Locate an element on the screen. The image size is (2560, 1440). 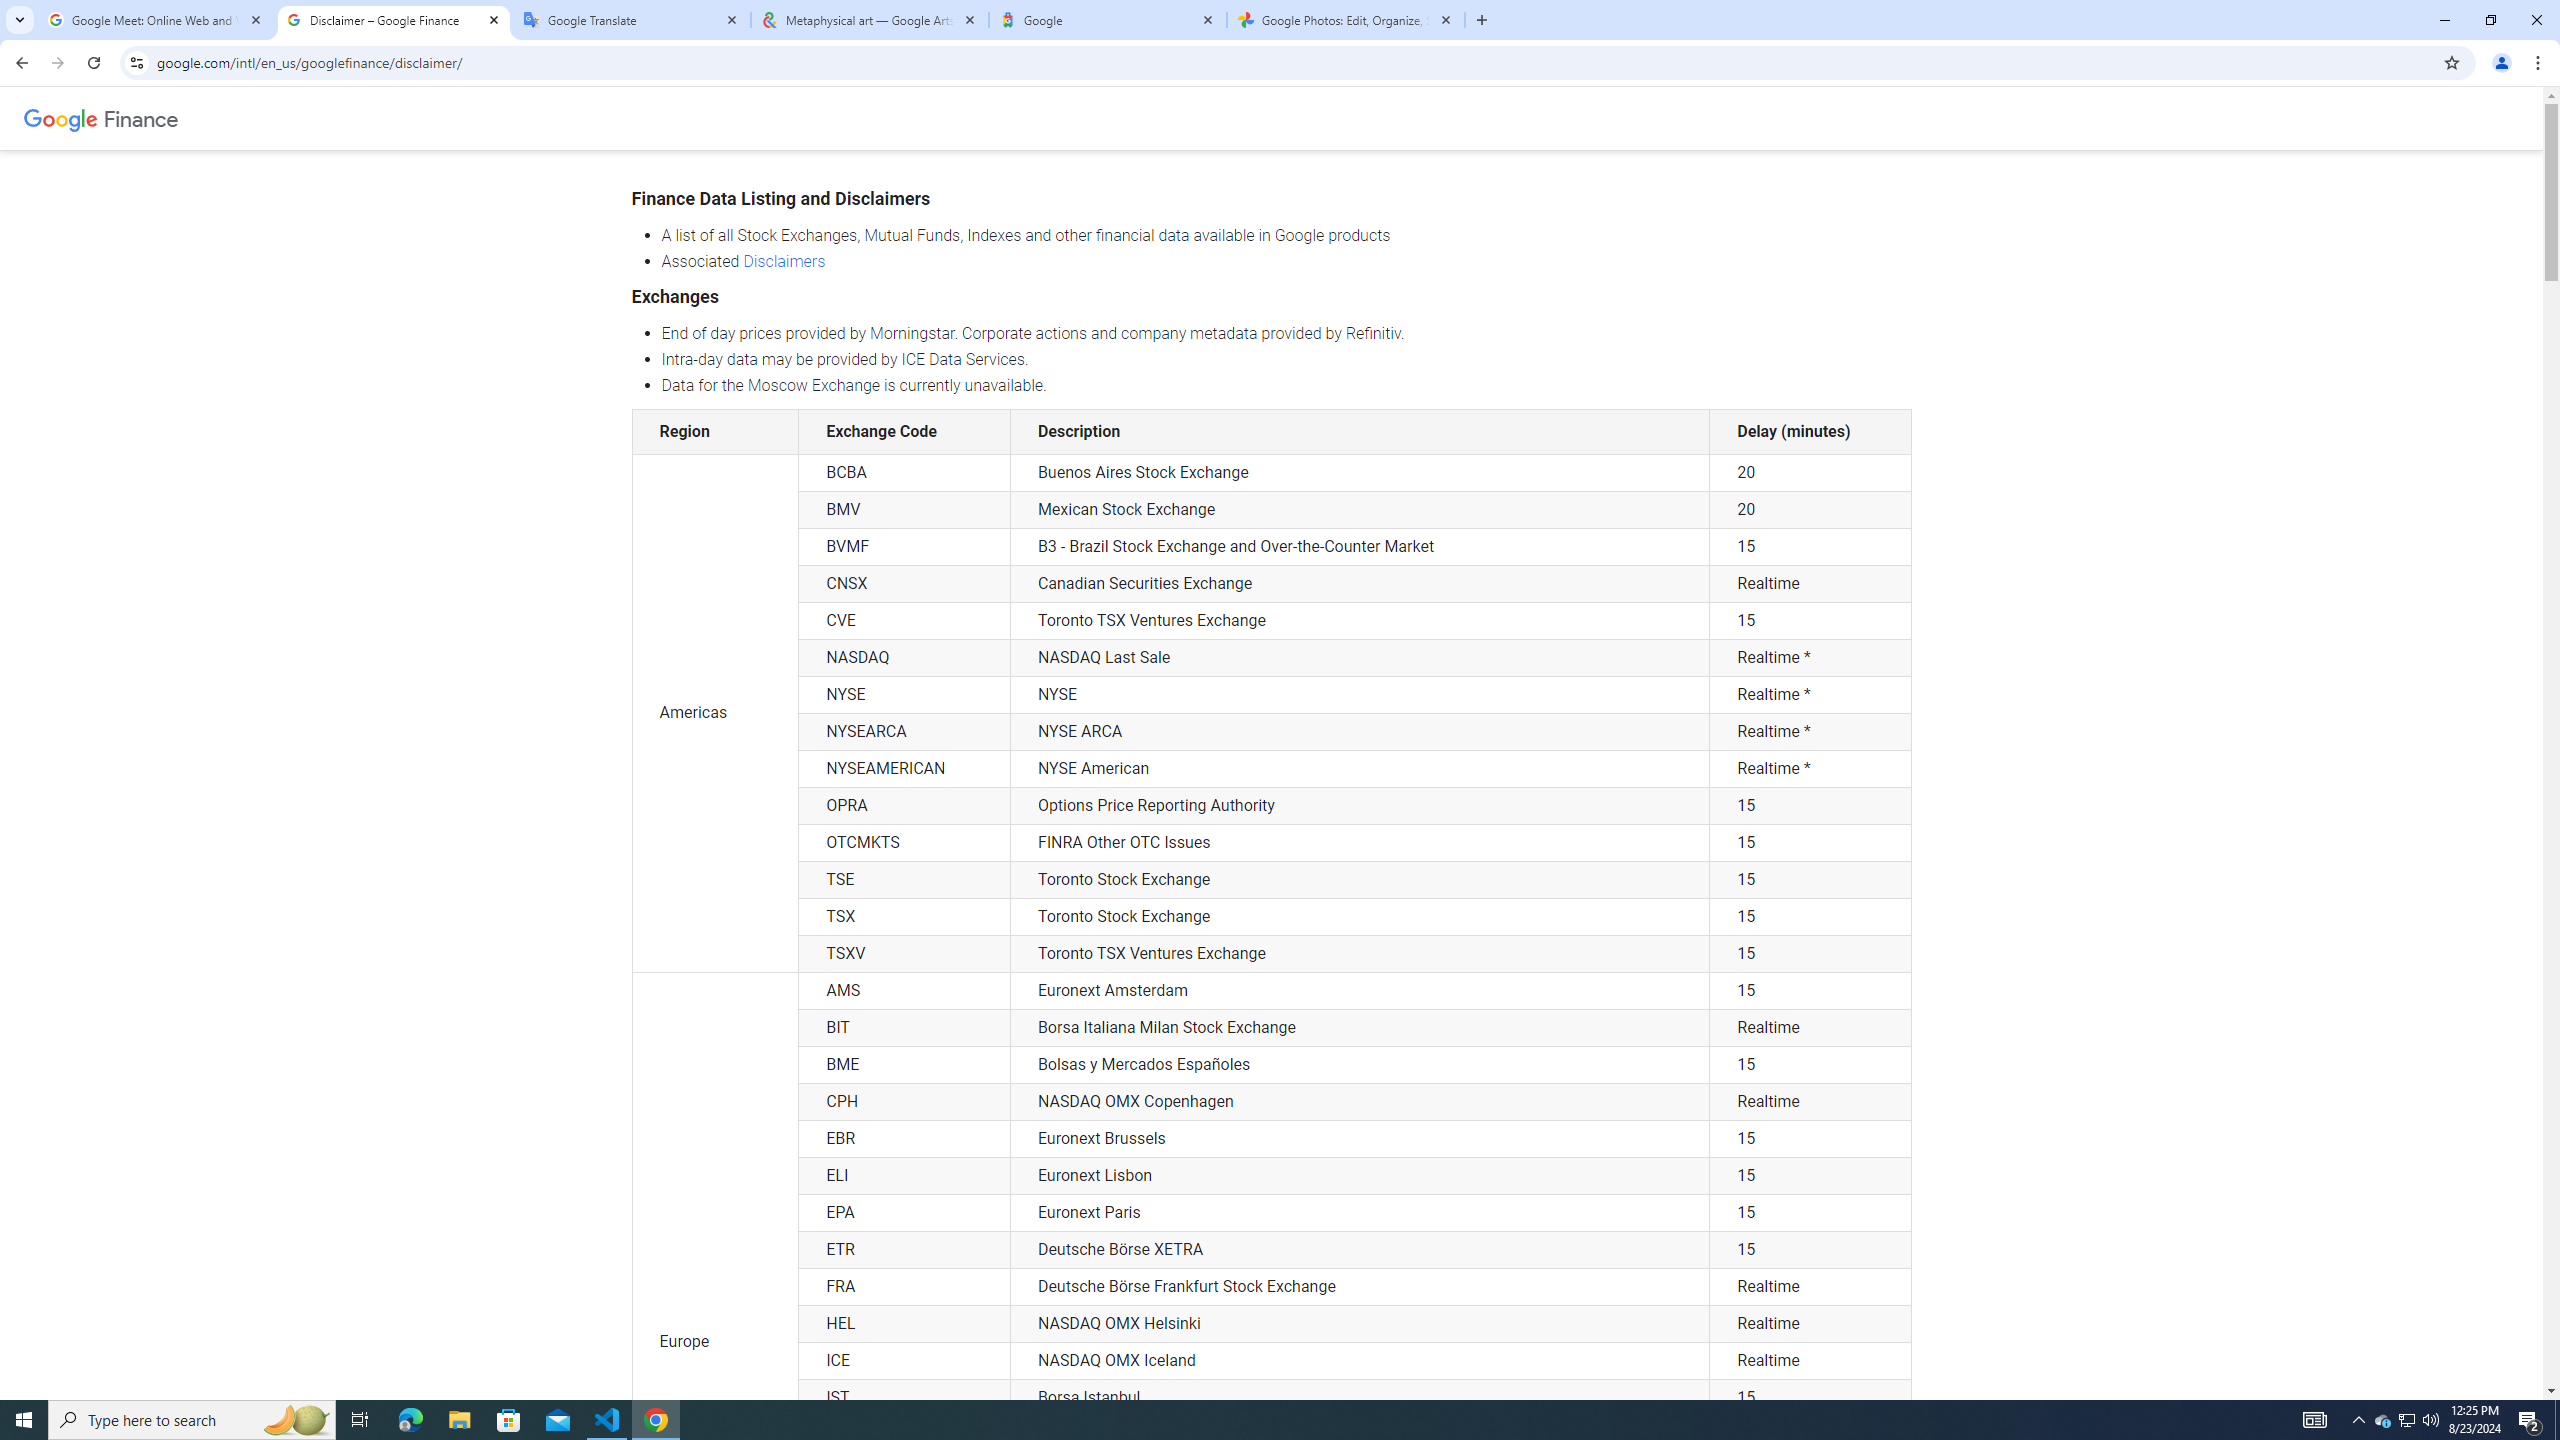
'CNSX' is located at coordinates (904, 582).